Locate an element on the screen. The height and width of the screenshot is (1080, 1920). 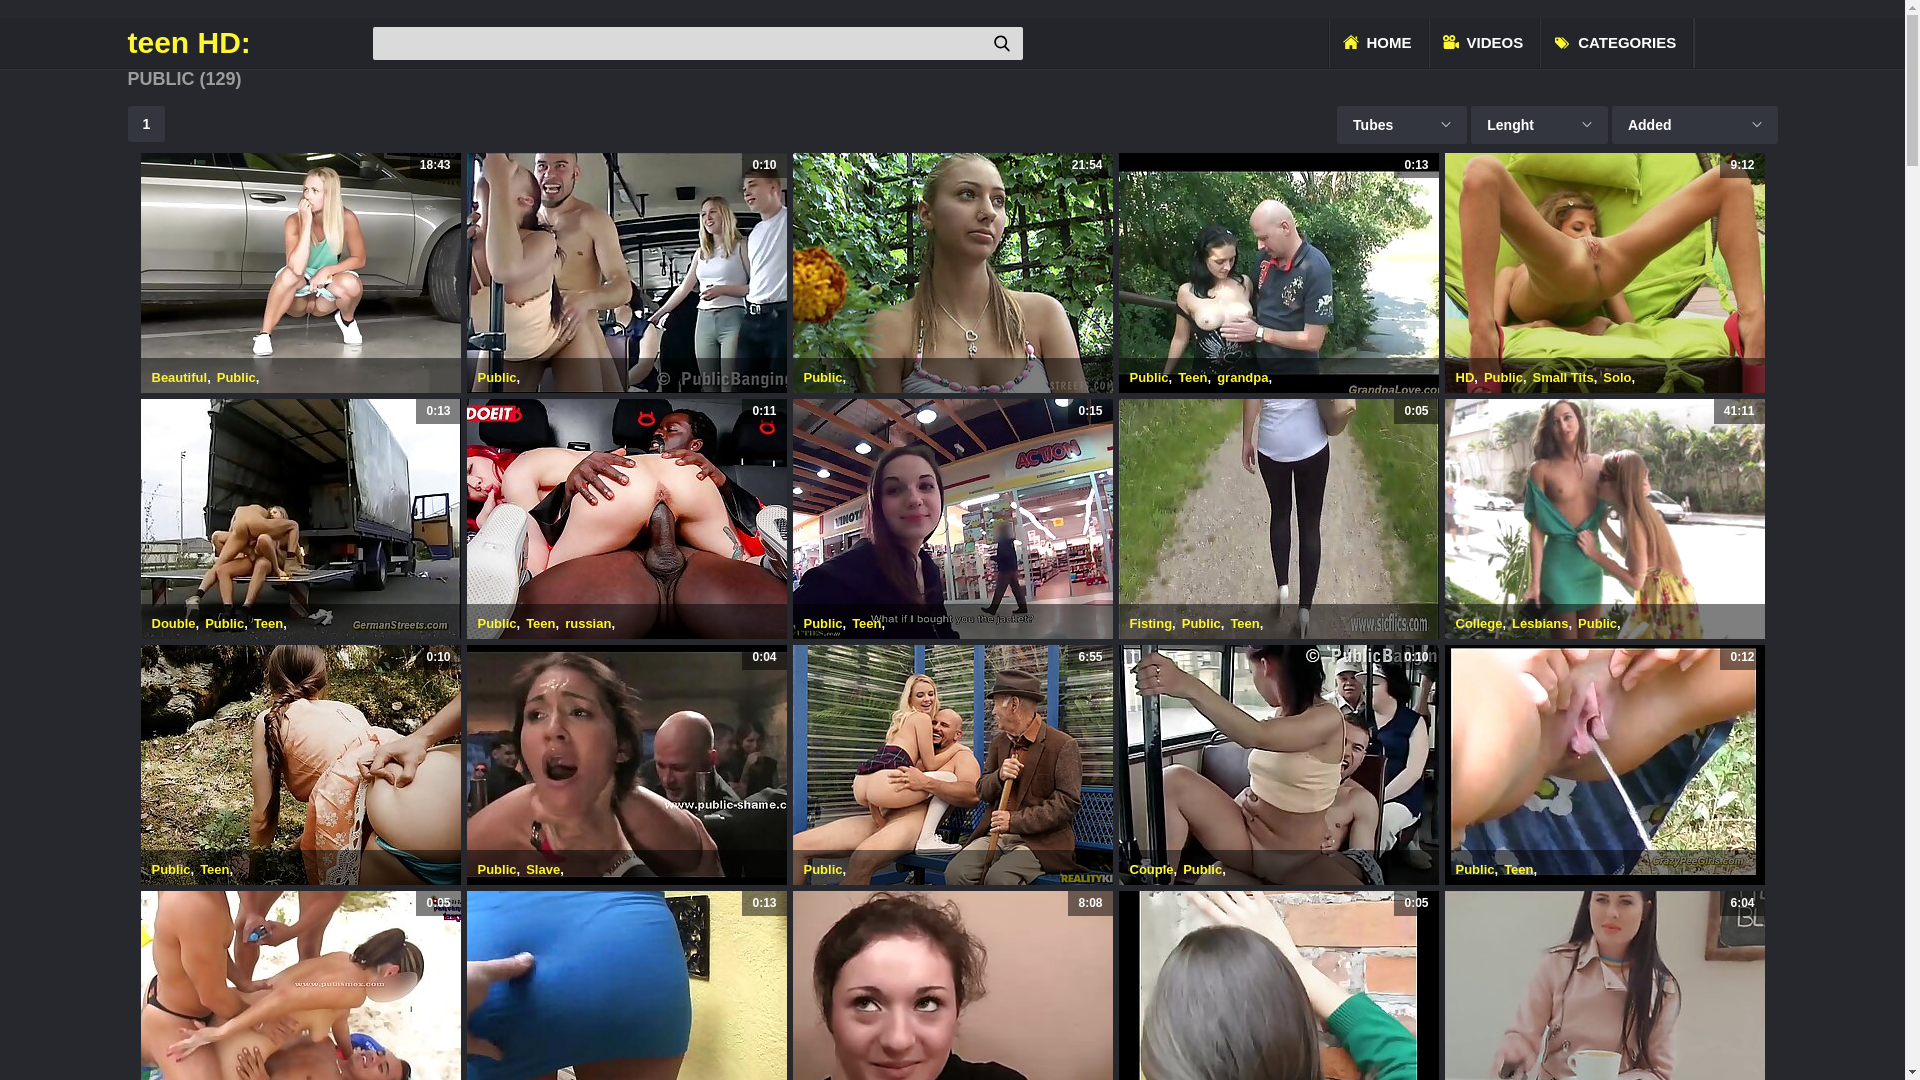
'teen HD:' is located at coordinates (247, 42).